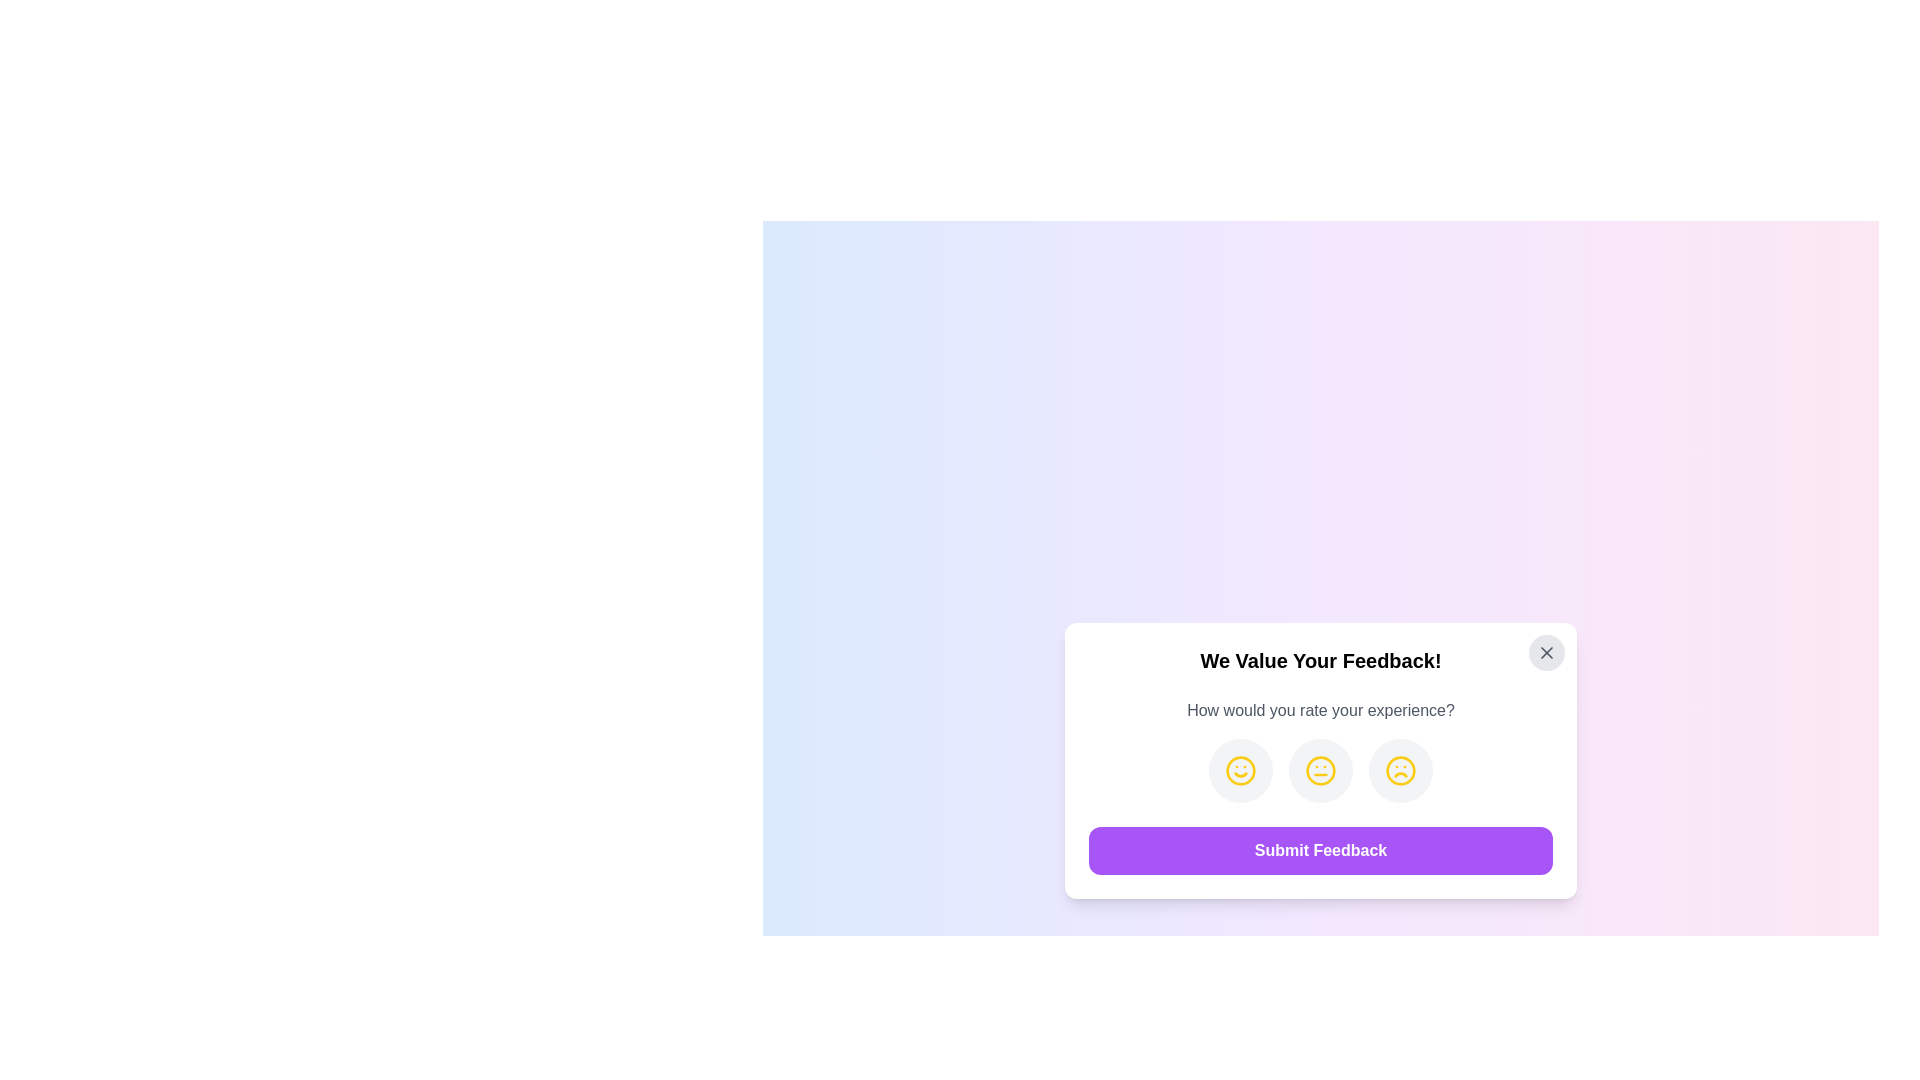 The height and width of the screenshot is (1080, 1920). Describe the element at coordinates (1320, 770) in the screenshot. I see `the yellow neutral feedback emoticon icon by moving the mouse to its center for accessibility interactions` at that location.